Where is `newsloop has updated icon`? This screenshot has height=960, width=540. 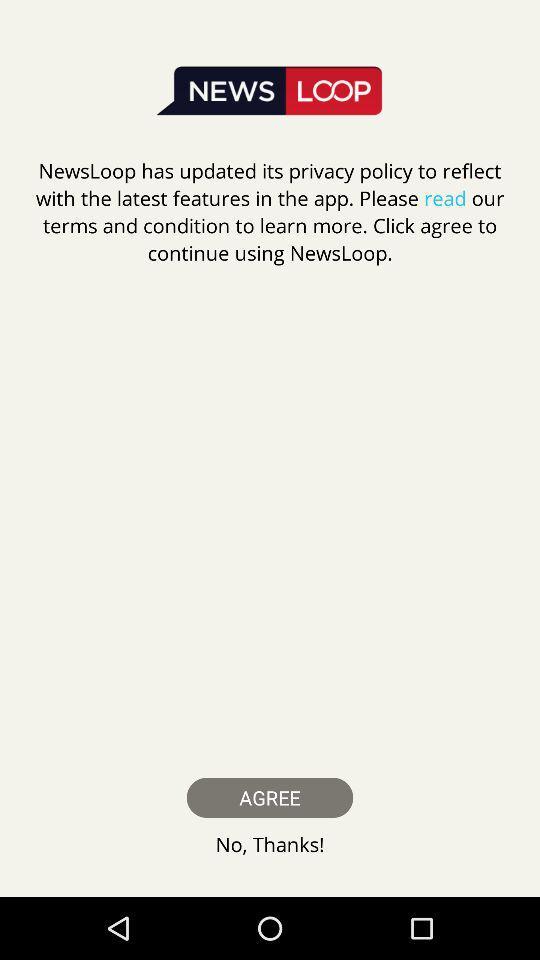 newsloop has updated icon is located at coordinates (270, 211).